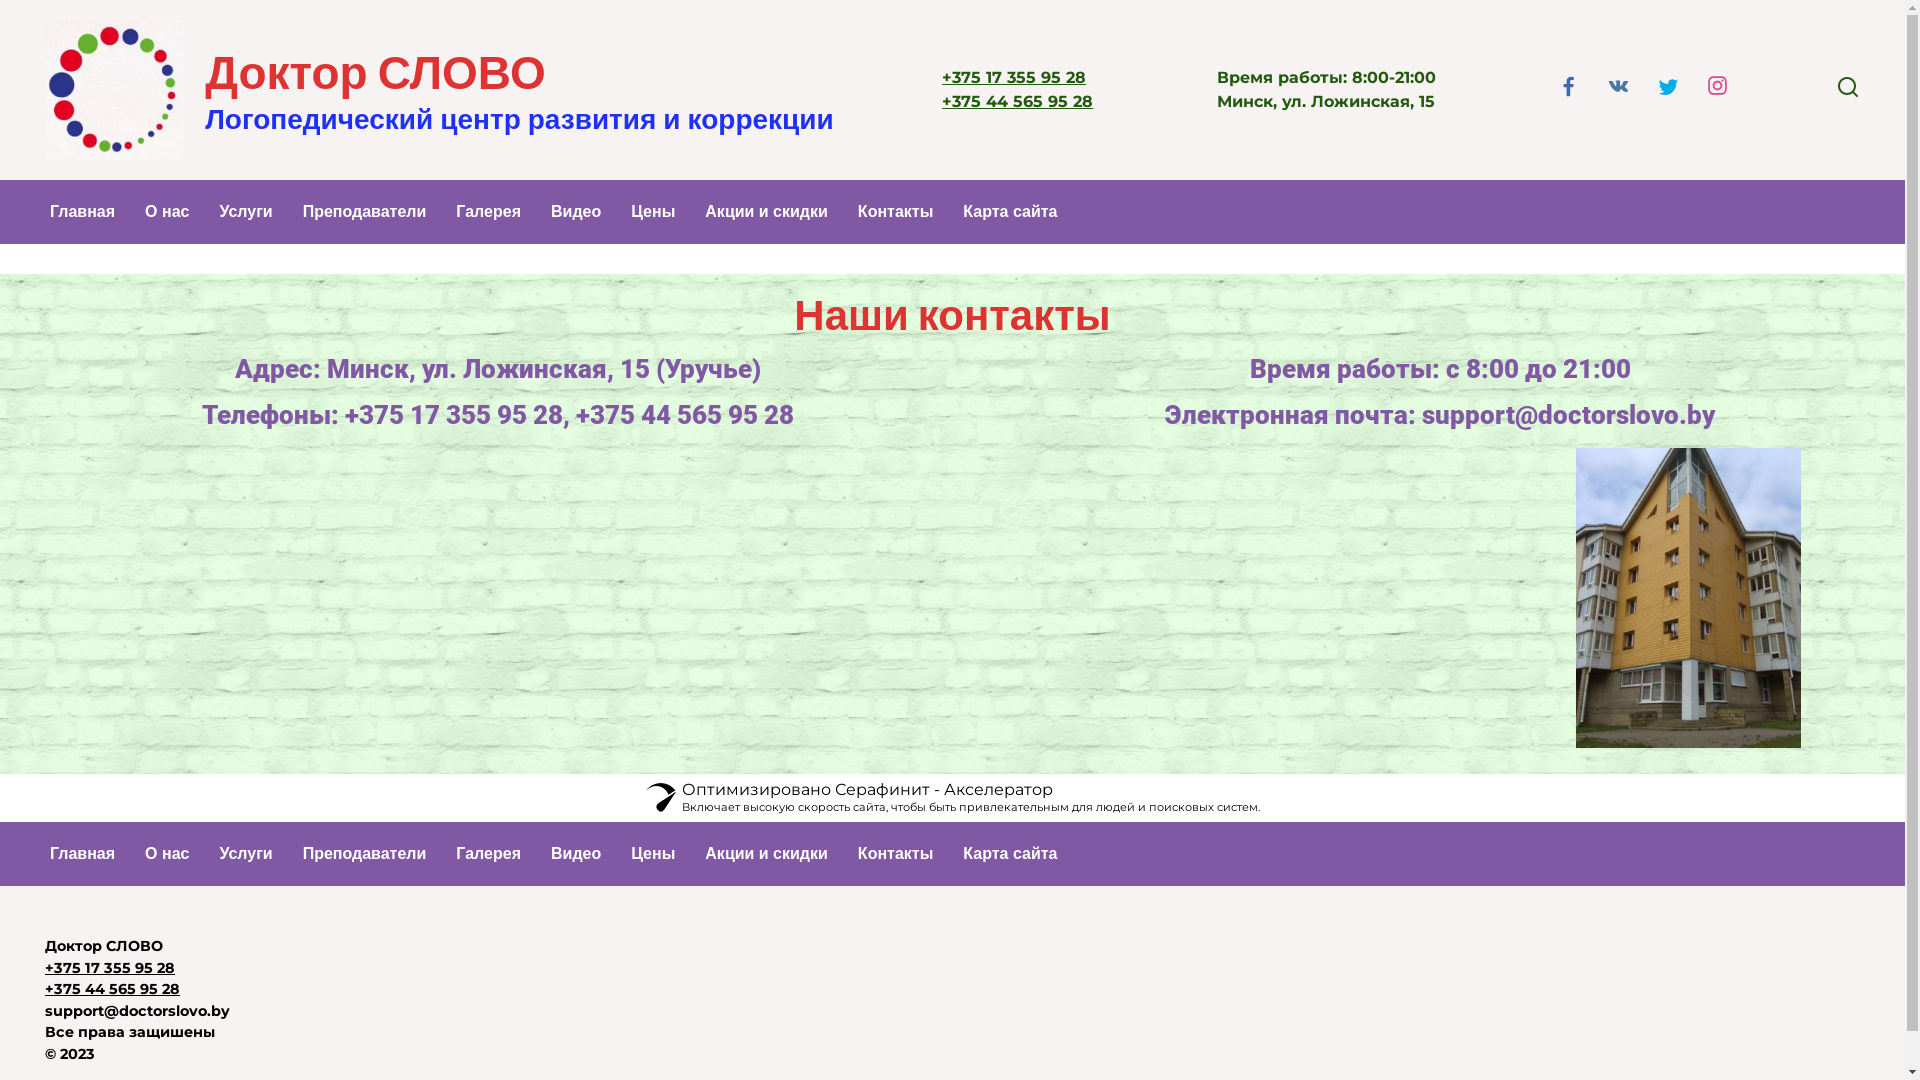 This screenshot has width=1920, height=1080. Describe the element at coordinates (109, 967) in the screenshot. I see `'+375 17 355 95 28'` at that location.